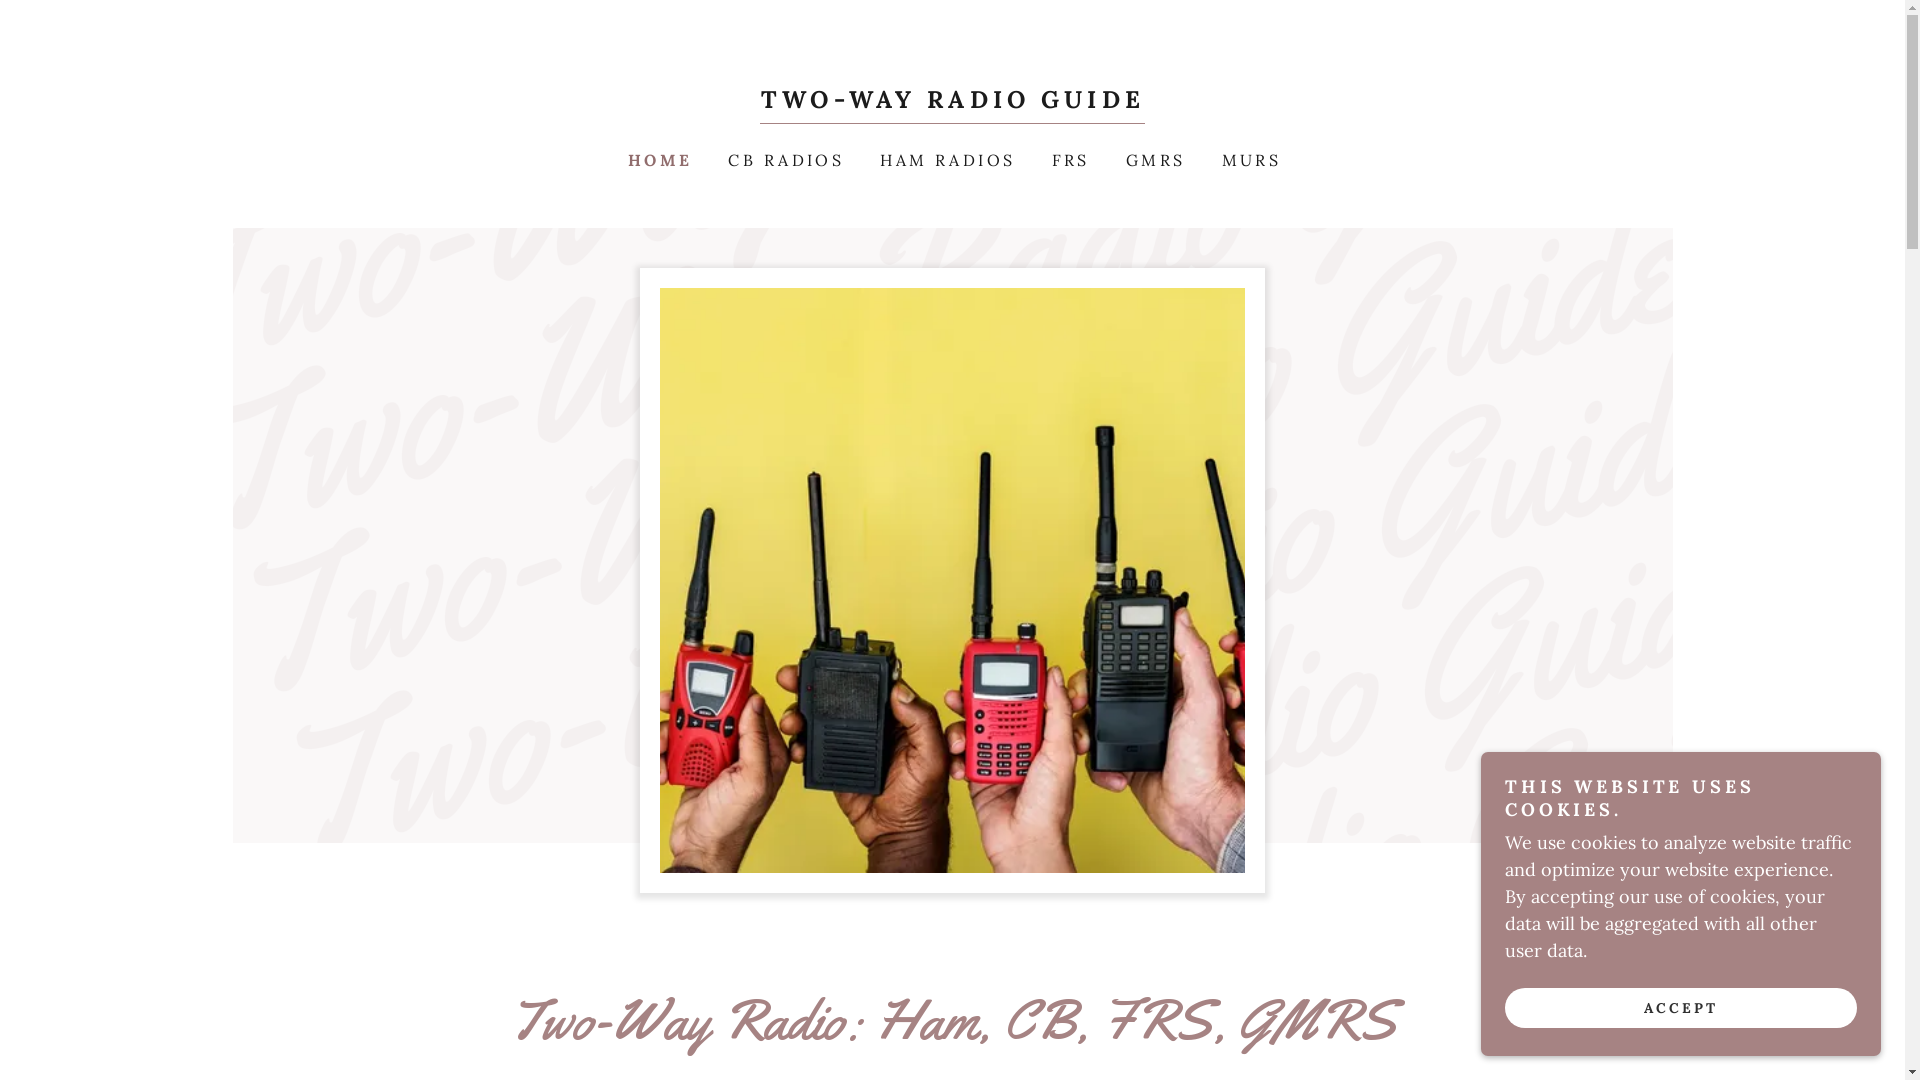  I want to click on 'HAM RADIOS', so click(944, 158).